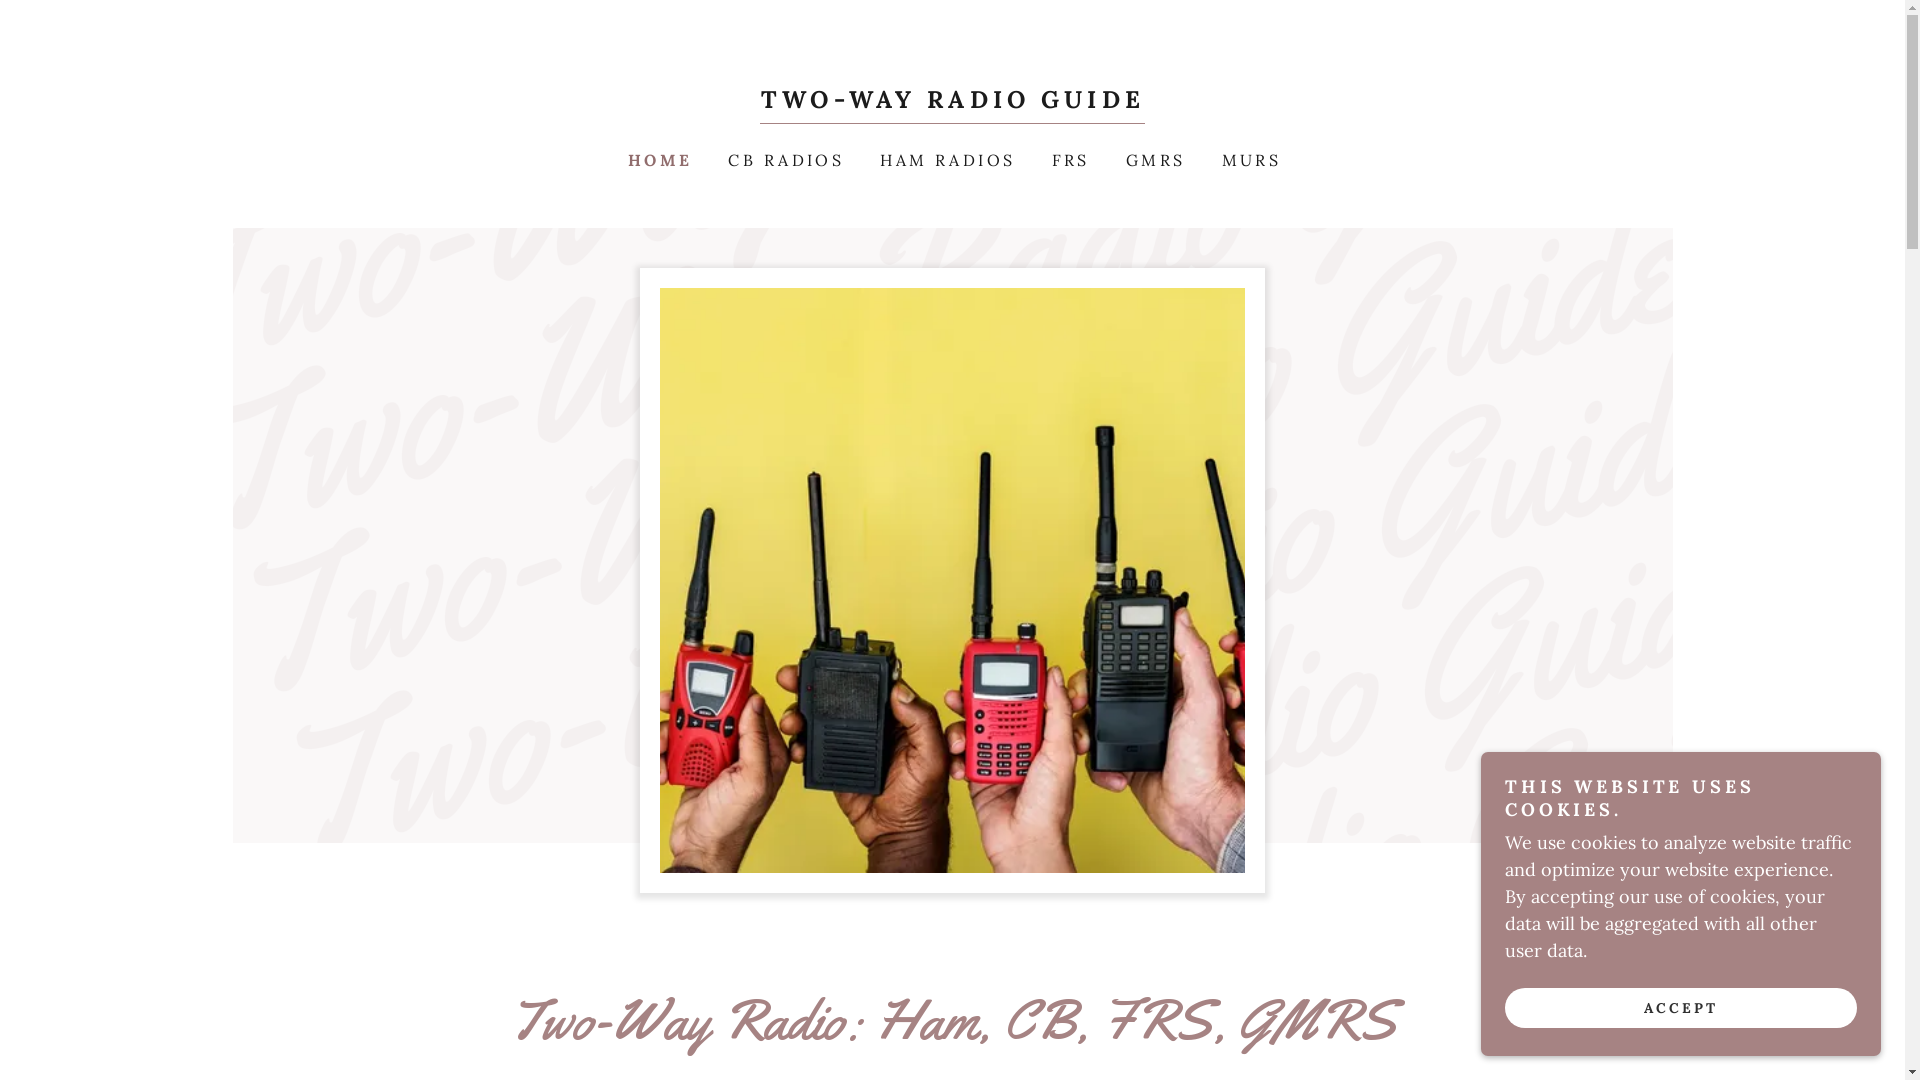  I want to click on 'HAM RADIOS', so click(944, 158).